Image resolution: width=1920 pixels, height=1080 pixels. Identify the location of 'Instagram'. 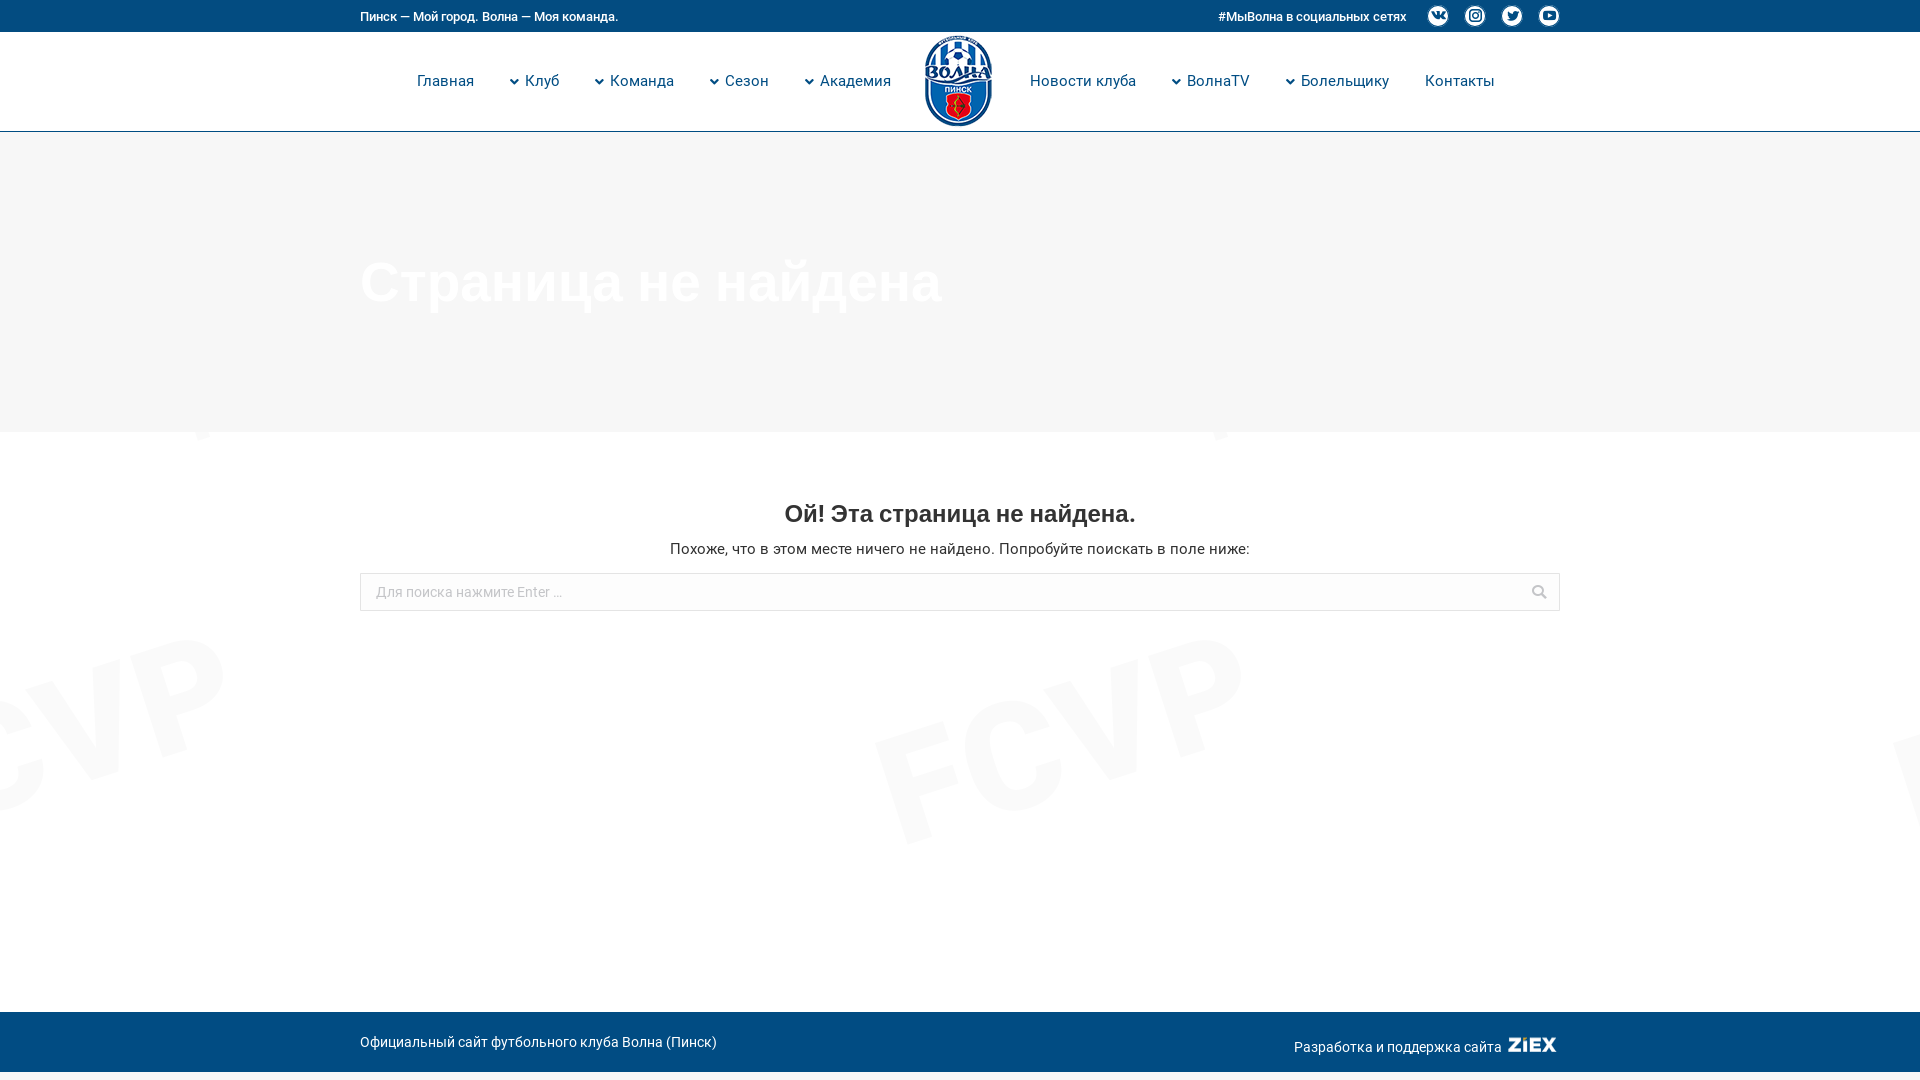
(1474, 15).